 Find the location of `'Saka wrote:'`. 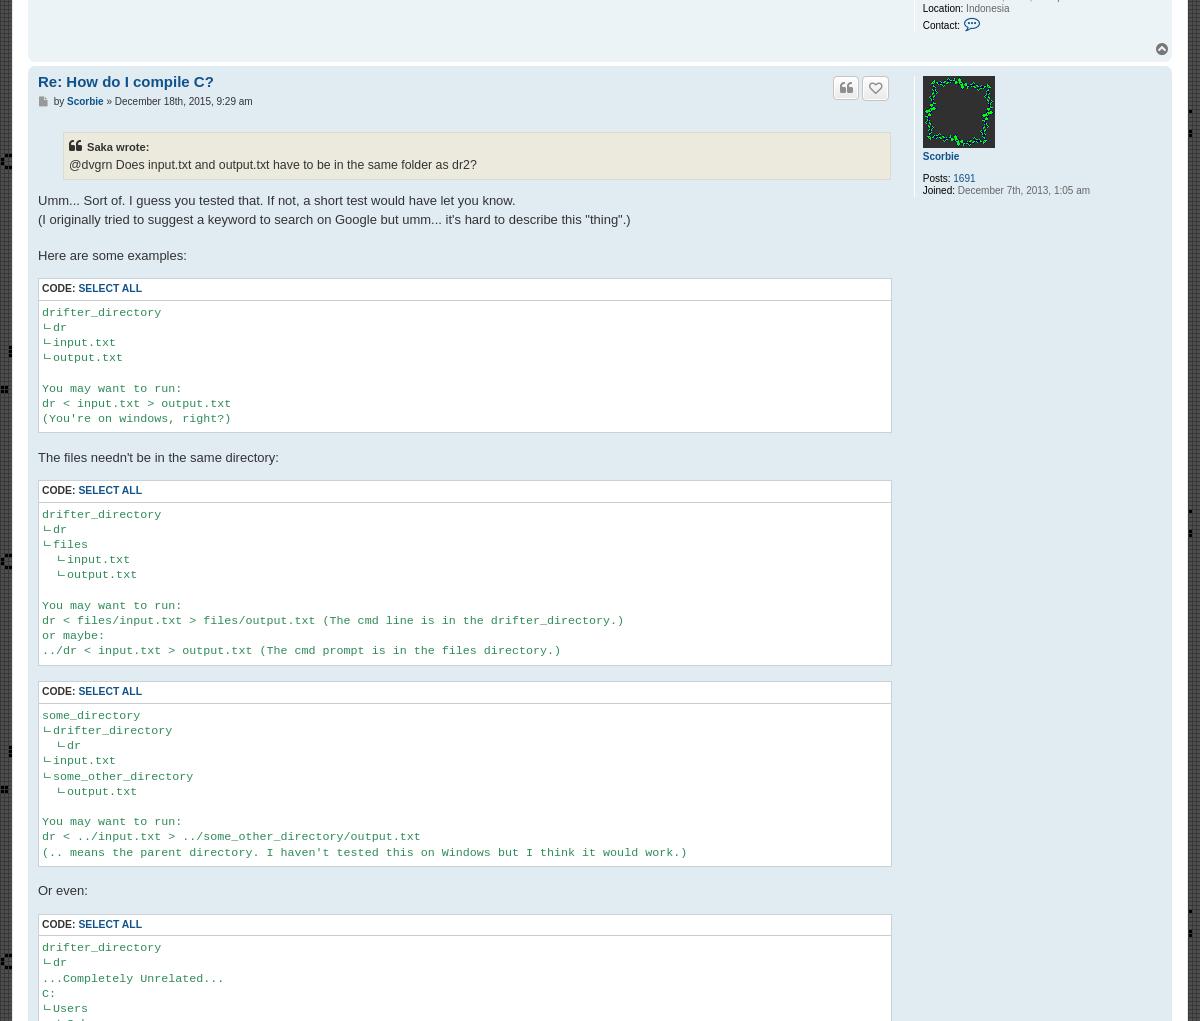

'Saka wrote:' is located at coordinates (87, 146).